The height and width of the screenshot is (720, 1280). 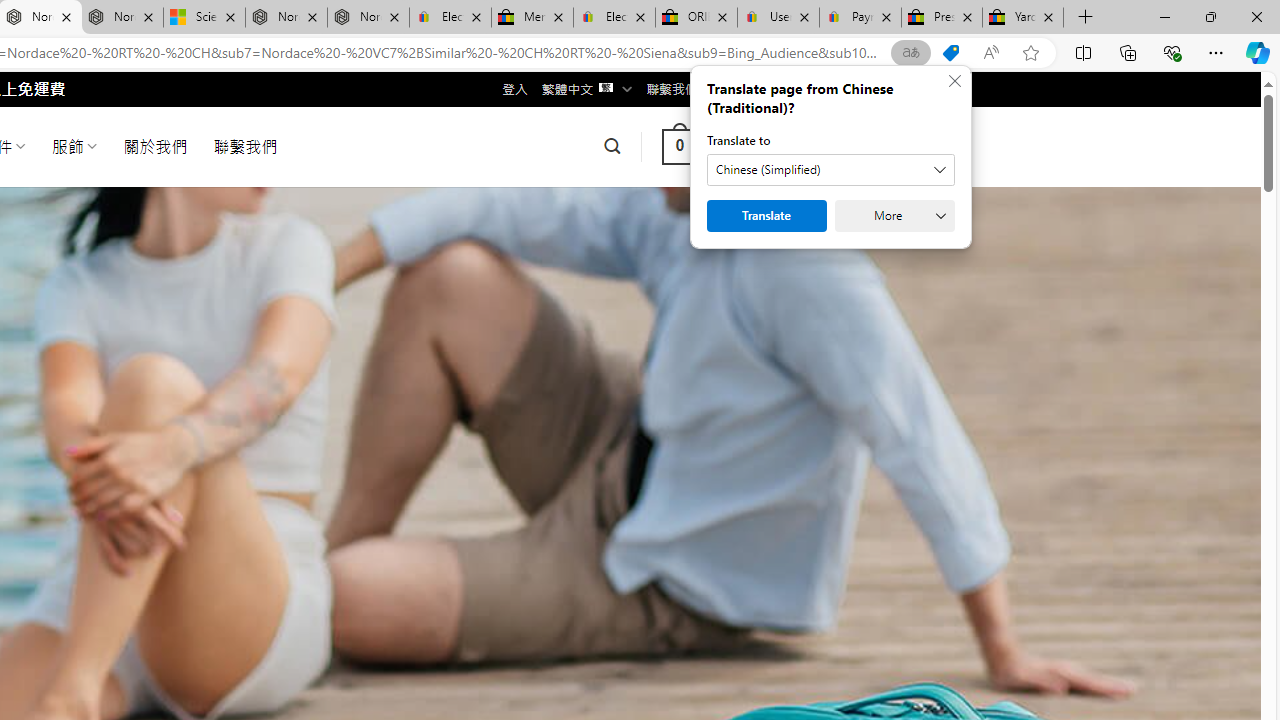 What do you see at coordinates (1082, 51) in the screenshot?
I see `'Split screen'` at bounding box center [1082, 51].